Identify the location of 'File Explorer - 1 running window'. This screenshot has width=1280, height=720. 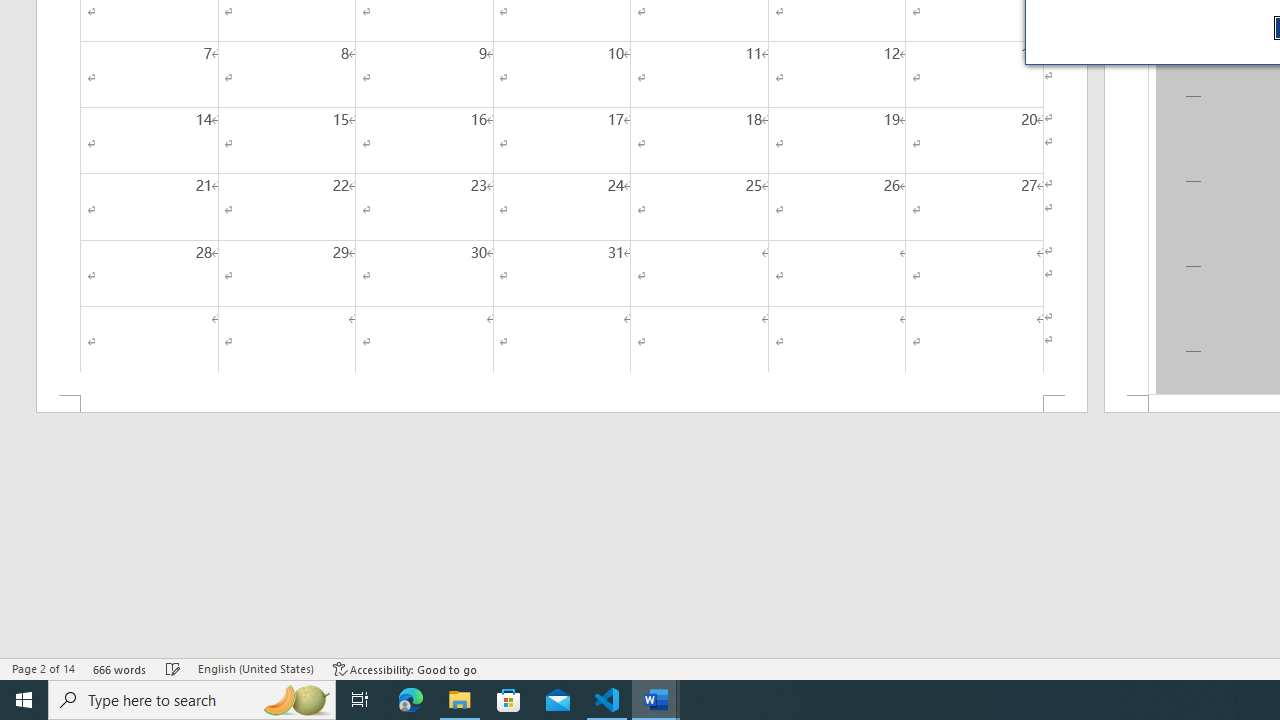
(459, 698).